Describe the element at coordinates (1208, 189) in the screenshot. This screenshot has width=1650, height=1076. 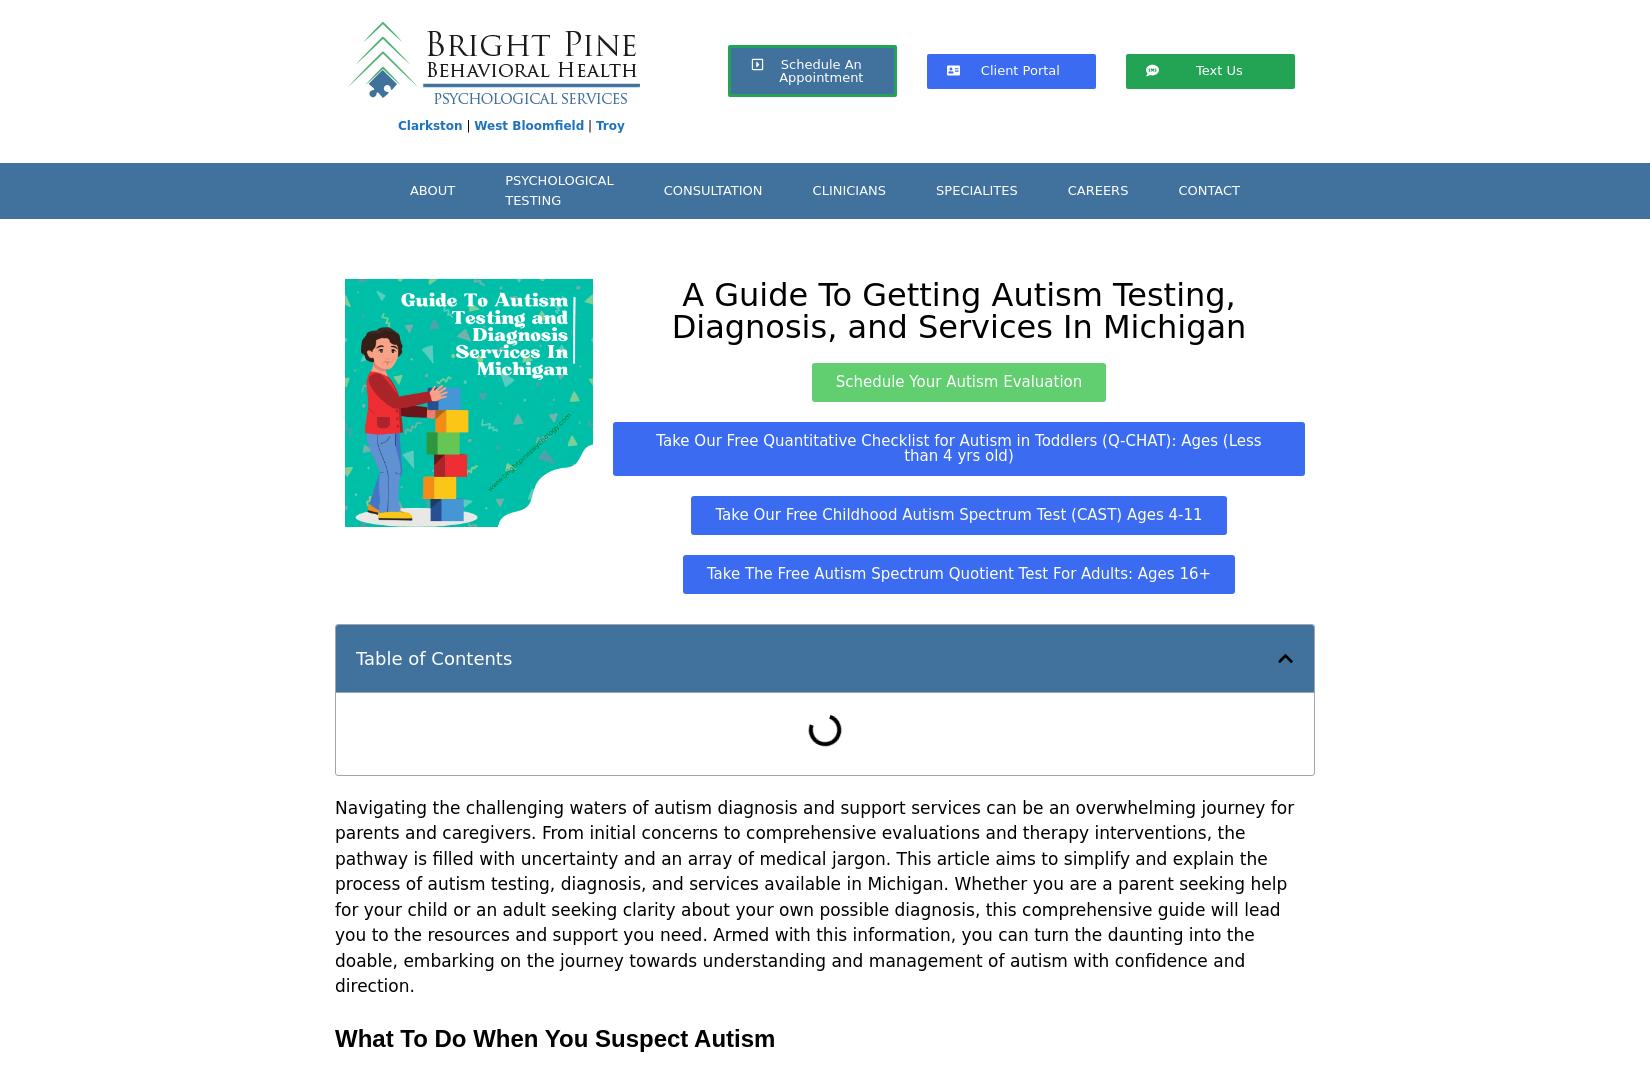
I see `'CONTACT'` at that location.